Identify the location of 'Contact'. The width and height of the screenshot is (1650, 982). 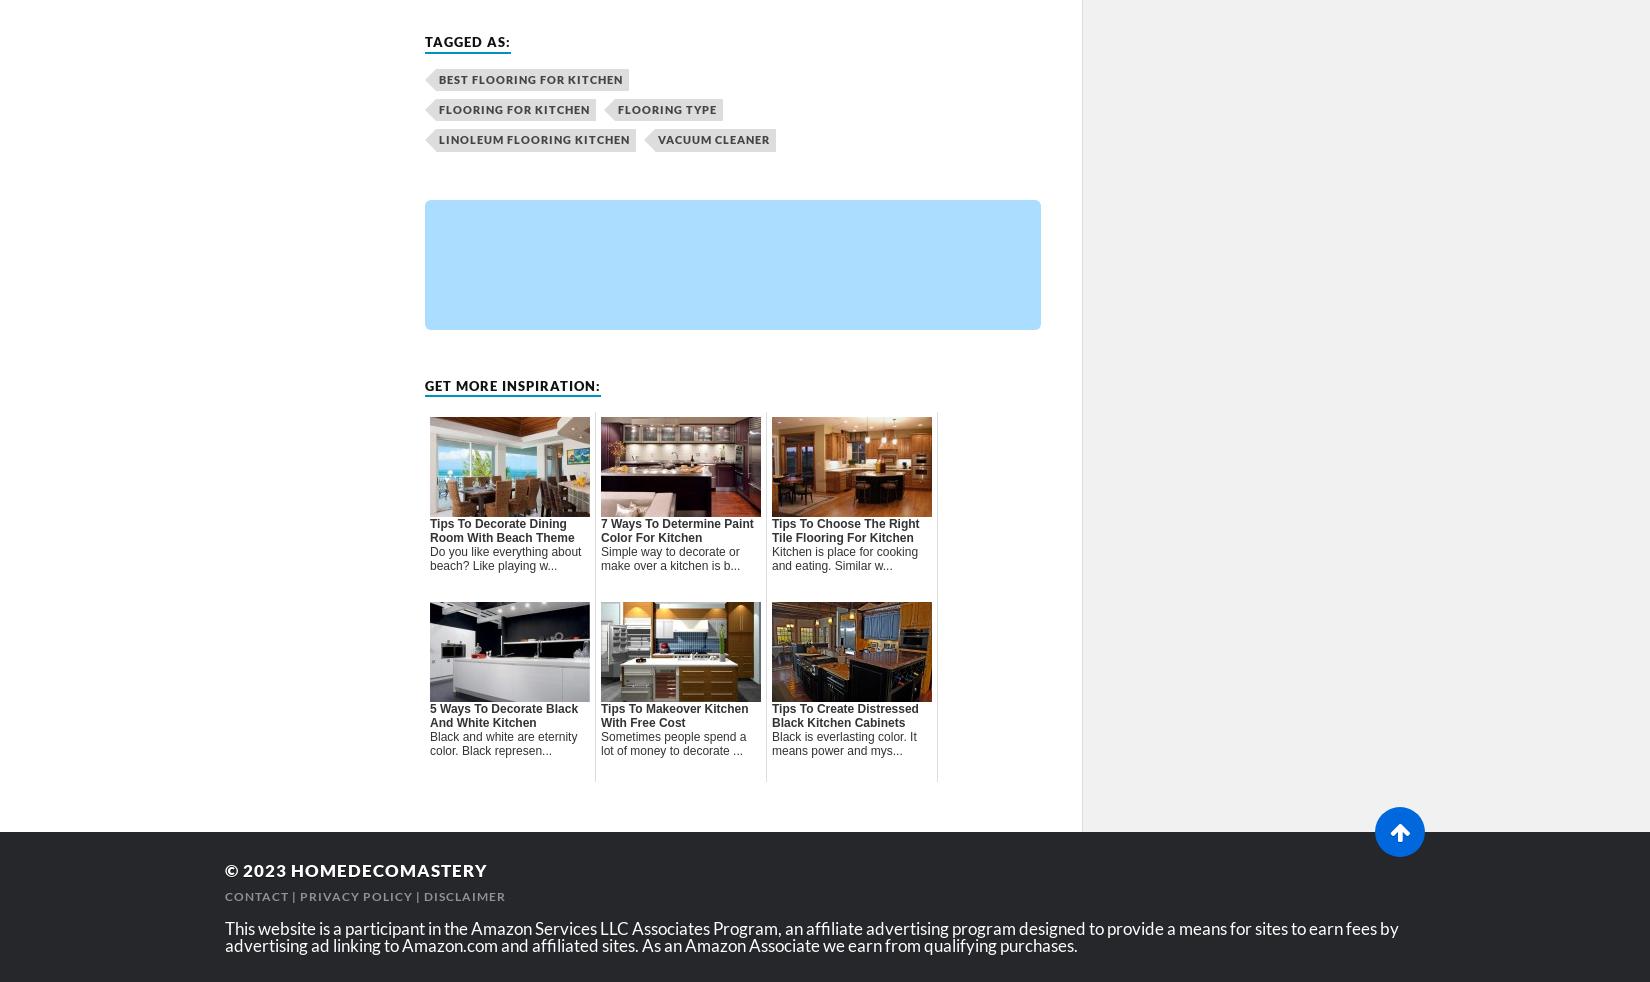
(257, 896).